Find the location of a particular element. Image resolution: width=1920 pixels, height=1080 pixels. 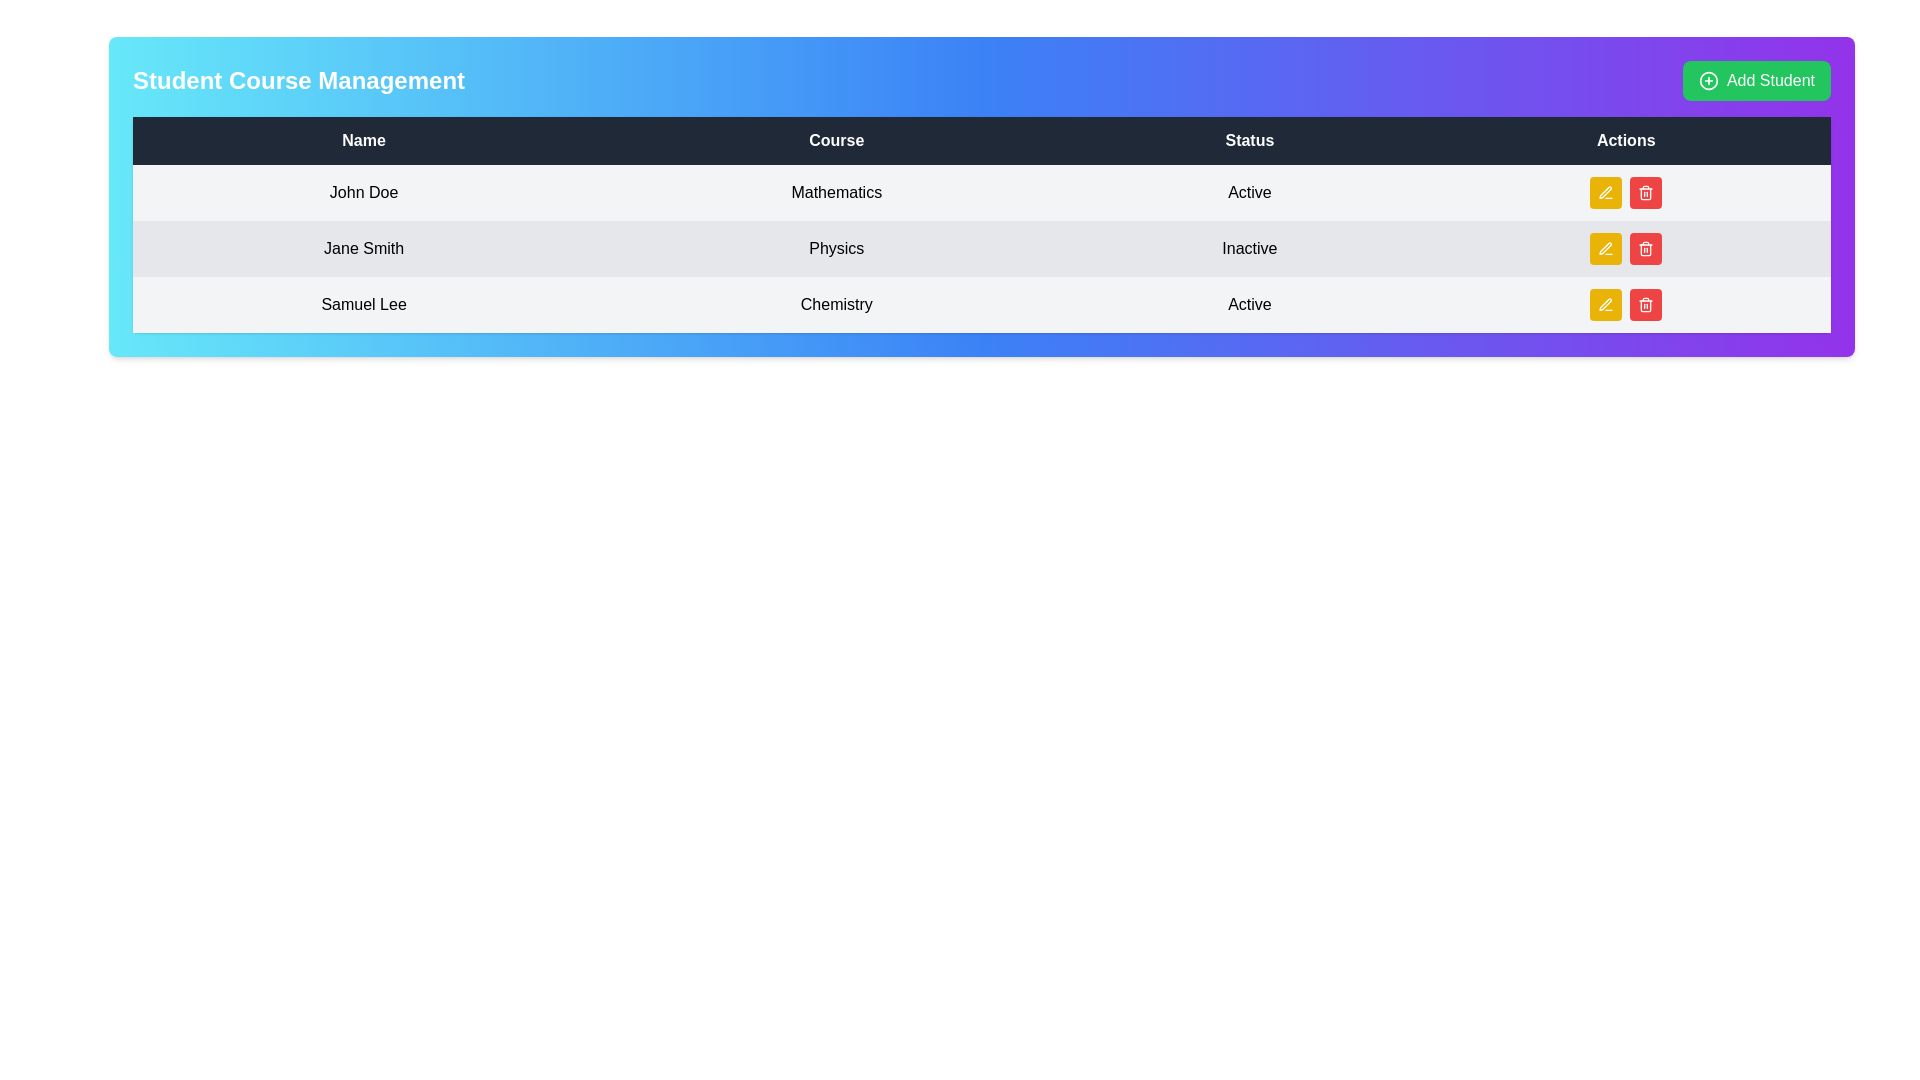

the table cell in the first column of the second row under the 'Name' header is located at coordinates (364, 248).